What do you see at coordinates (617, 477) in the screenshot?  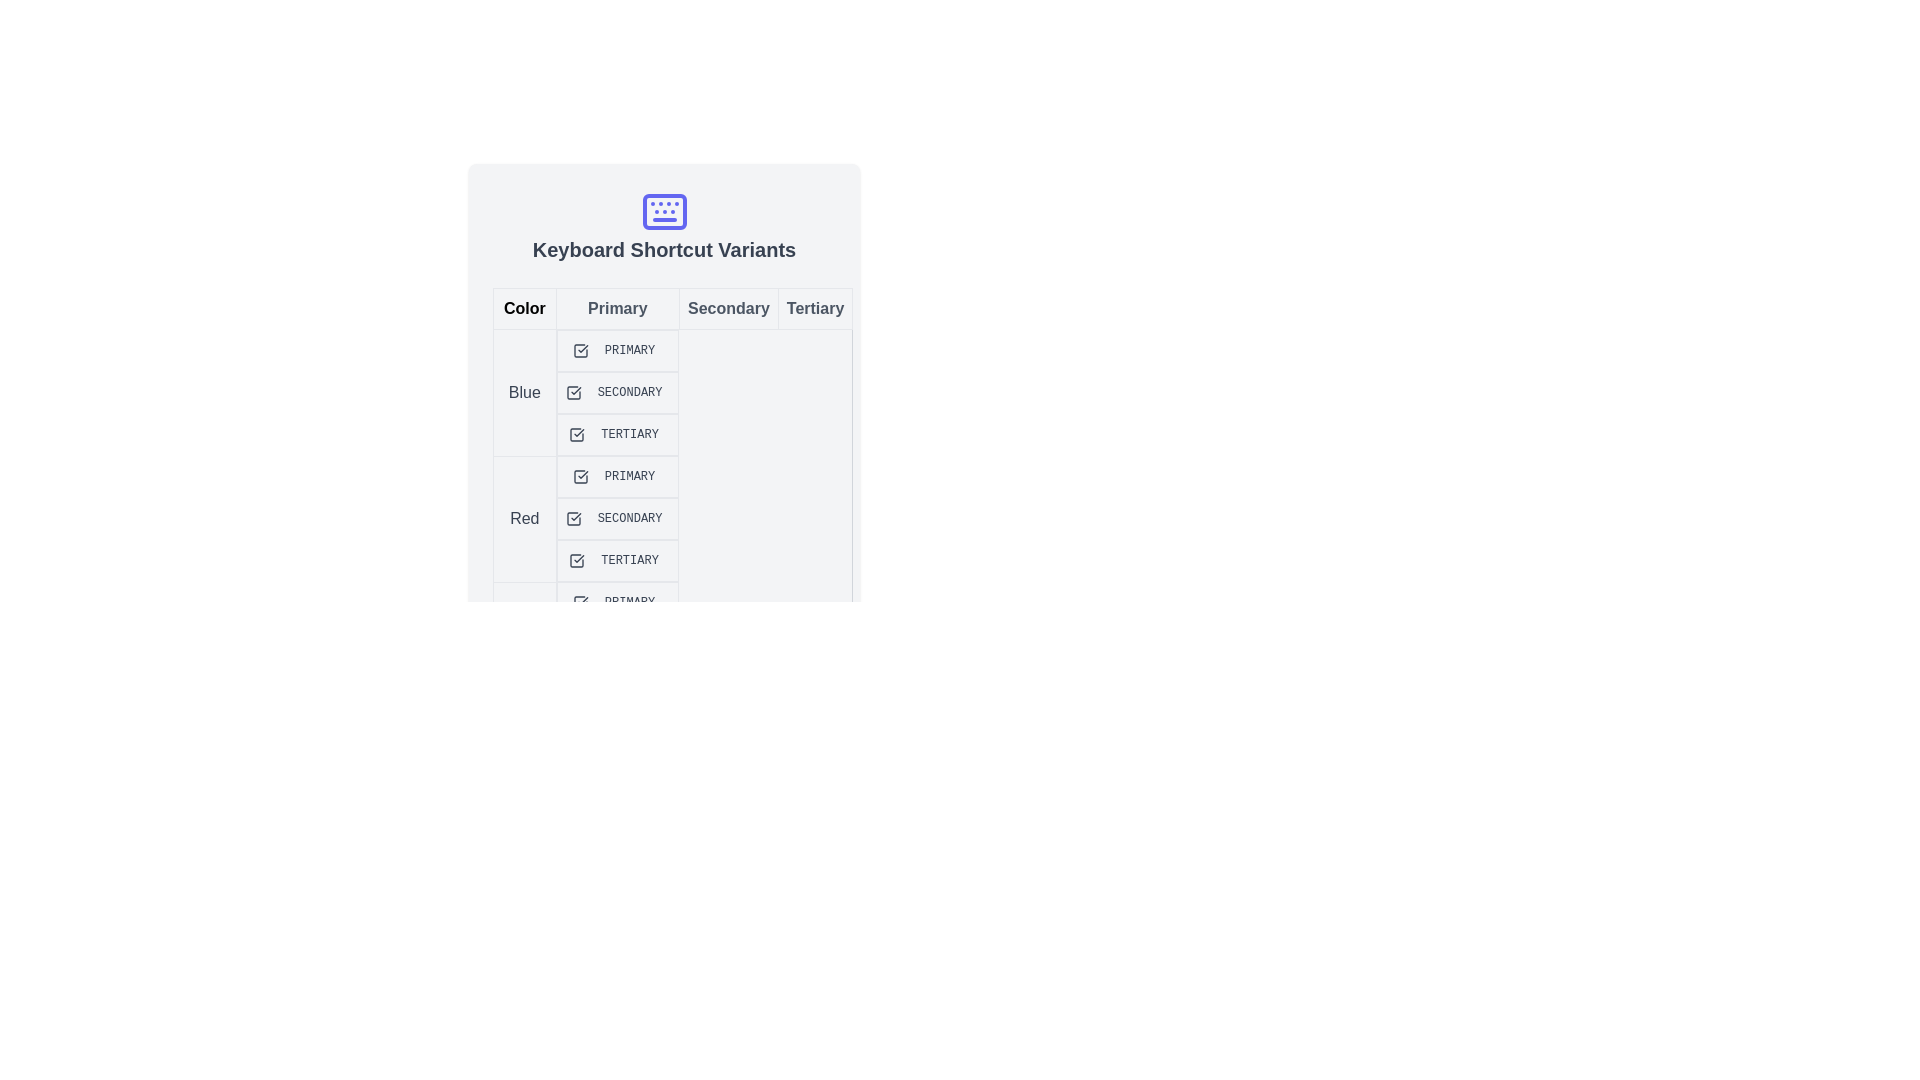 I see `the text label element displaying 'Primary', which has a light red background and is styled with bold uppercase darker red text, located in the third row under the 'Primary' column` at bounding box center [617, 477].